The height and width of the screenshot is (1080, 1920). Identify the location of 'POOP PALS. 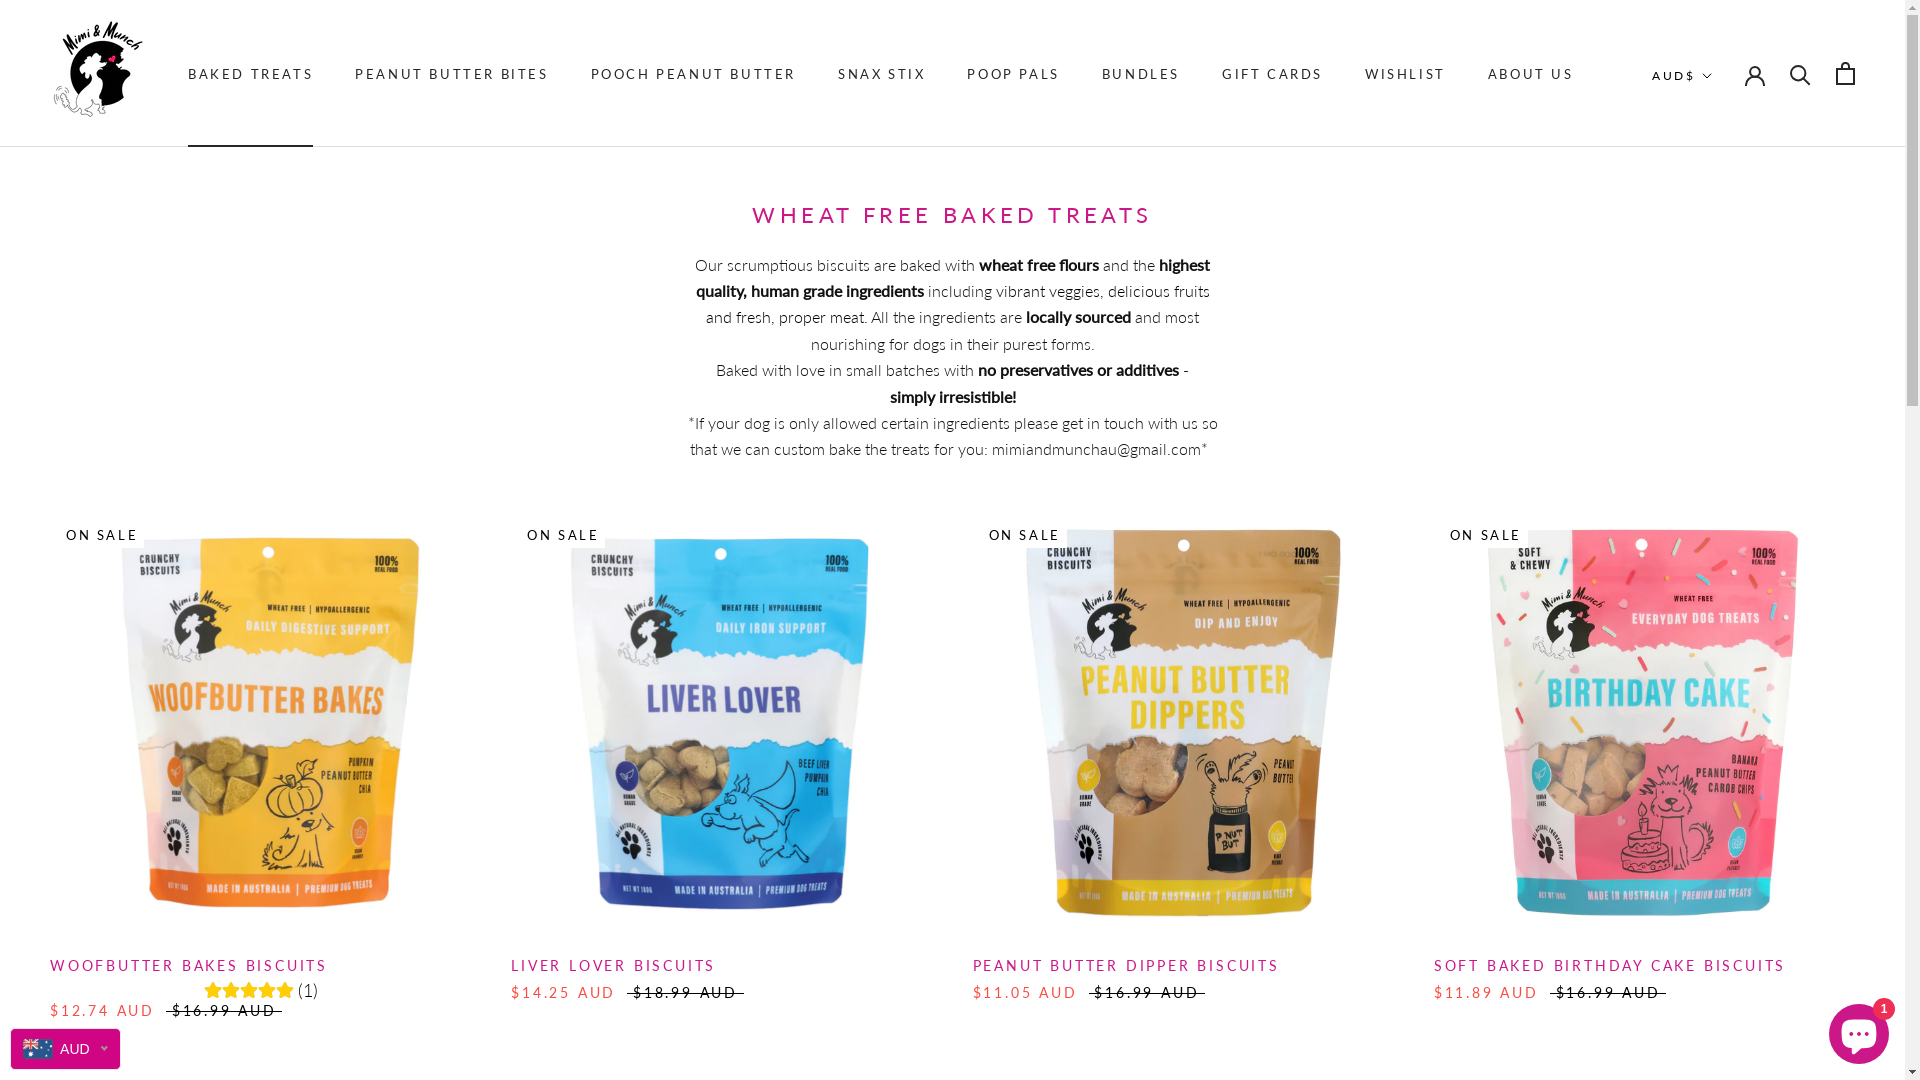
(1012, 72).